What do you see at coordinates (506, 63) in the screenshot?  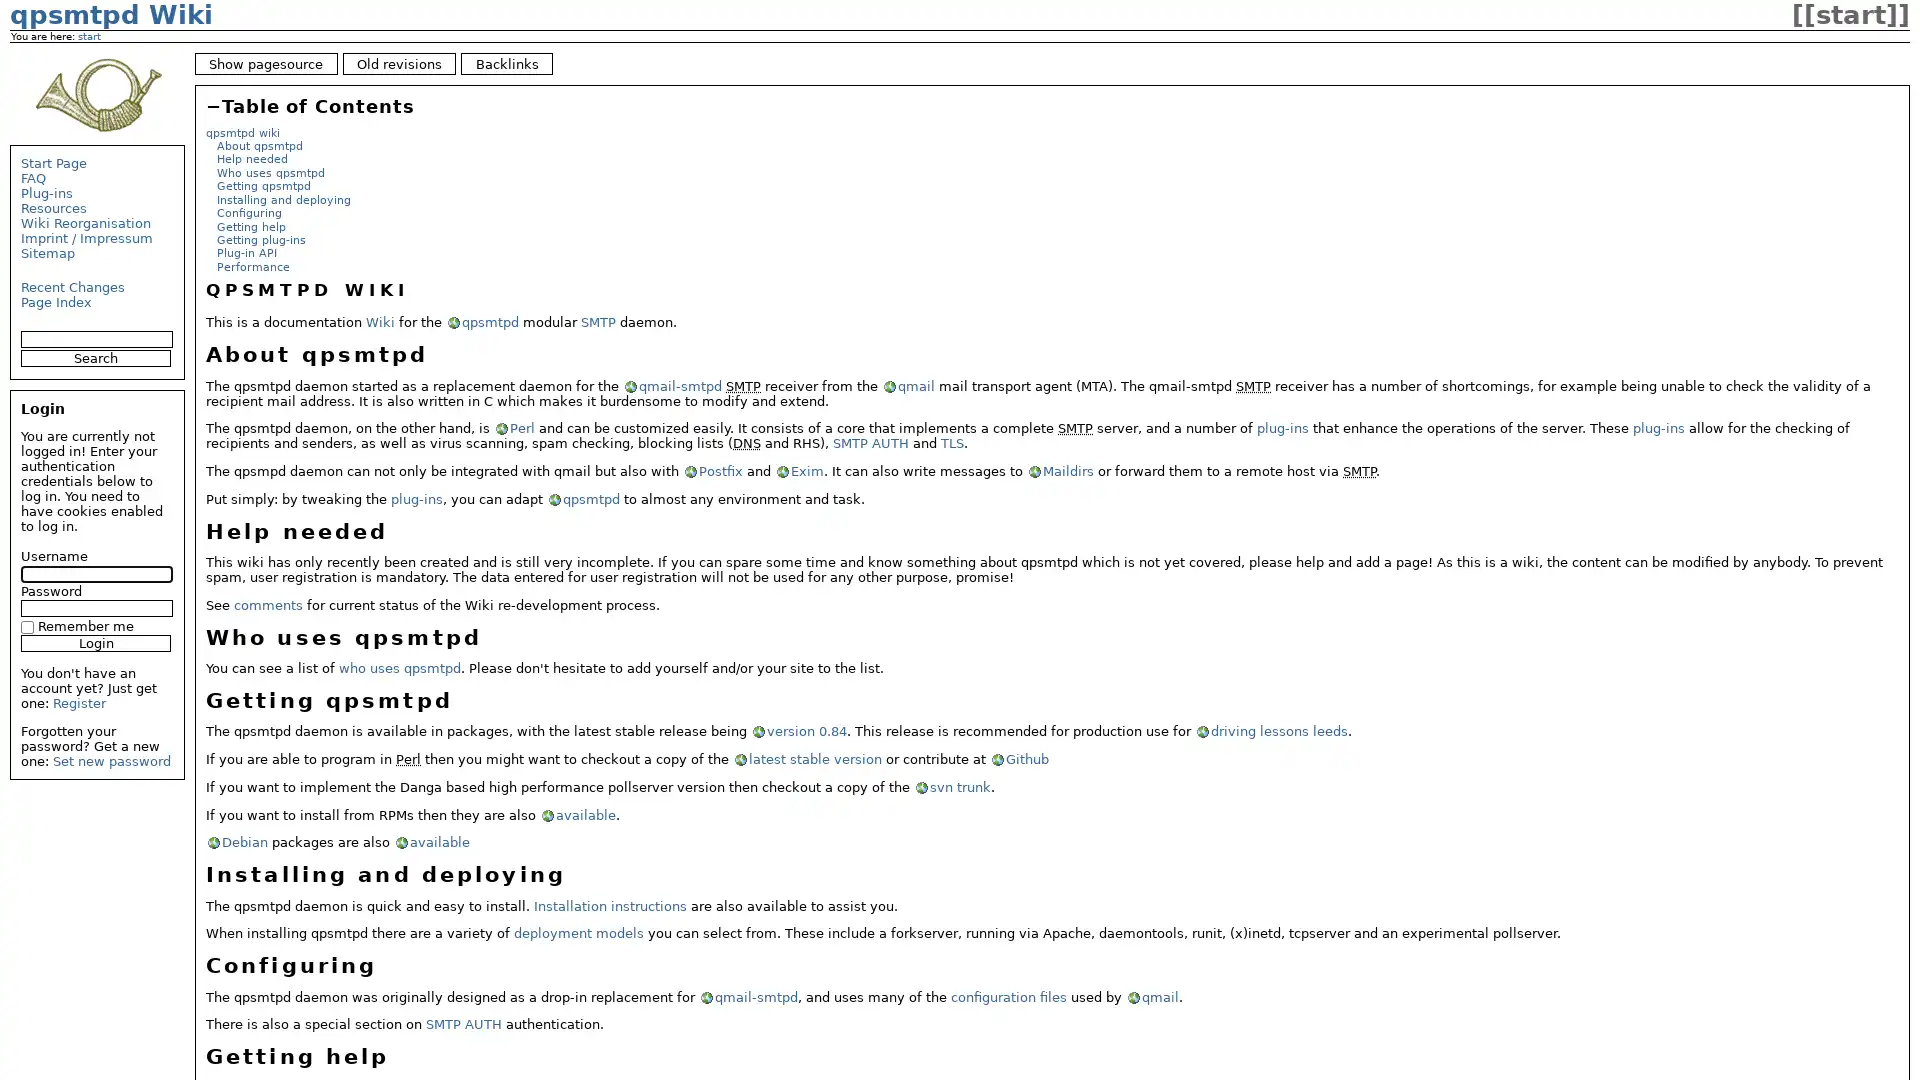 I see `Backlinks` at bounding box center [506, 63].